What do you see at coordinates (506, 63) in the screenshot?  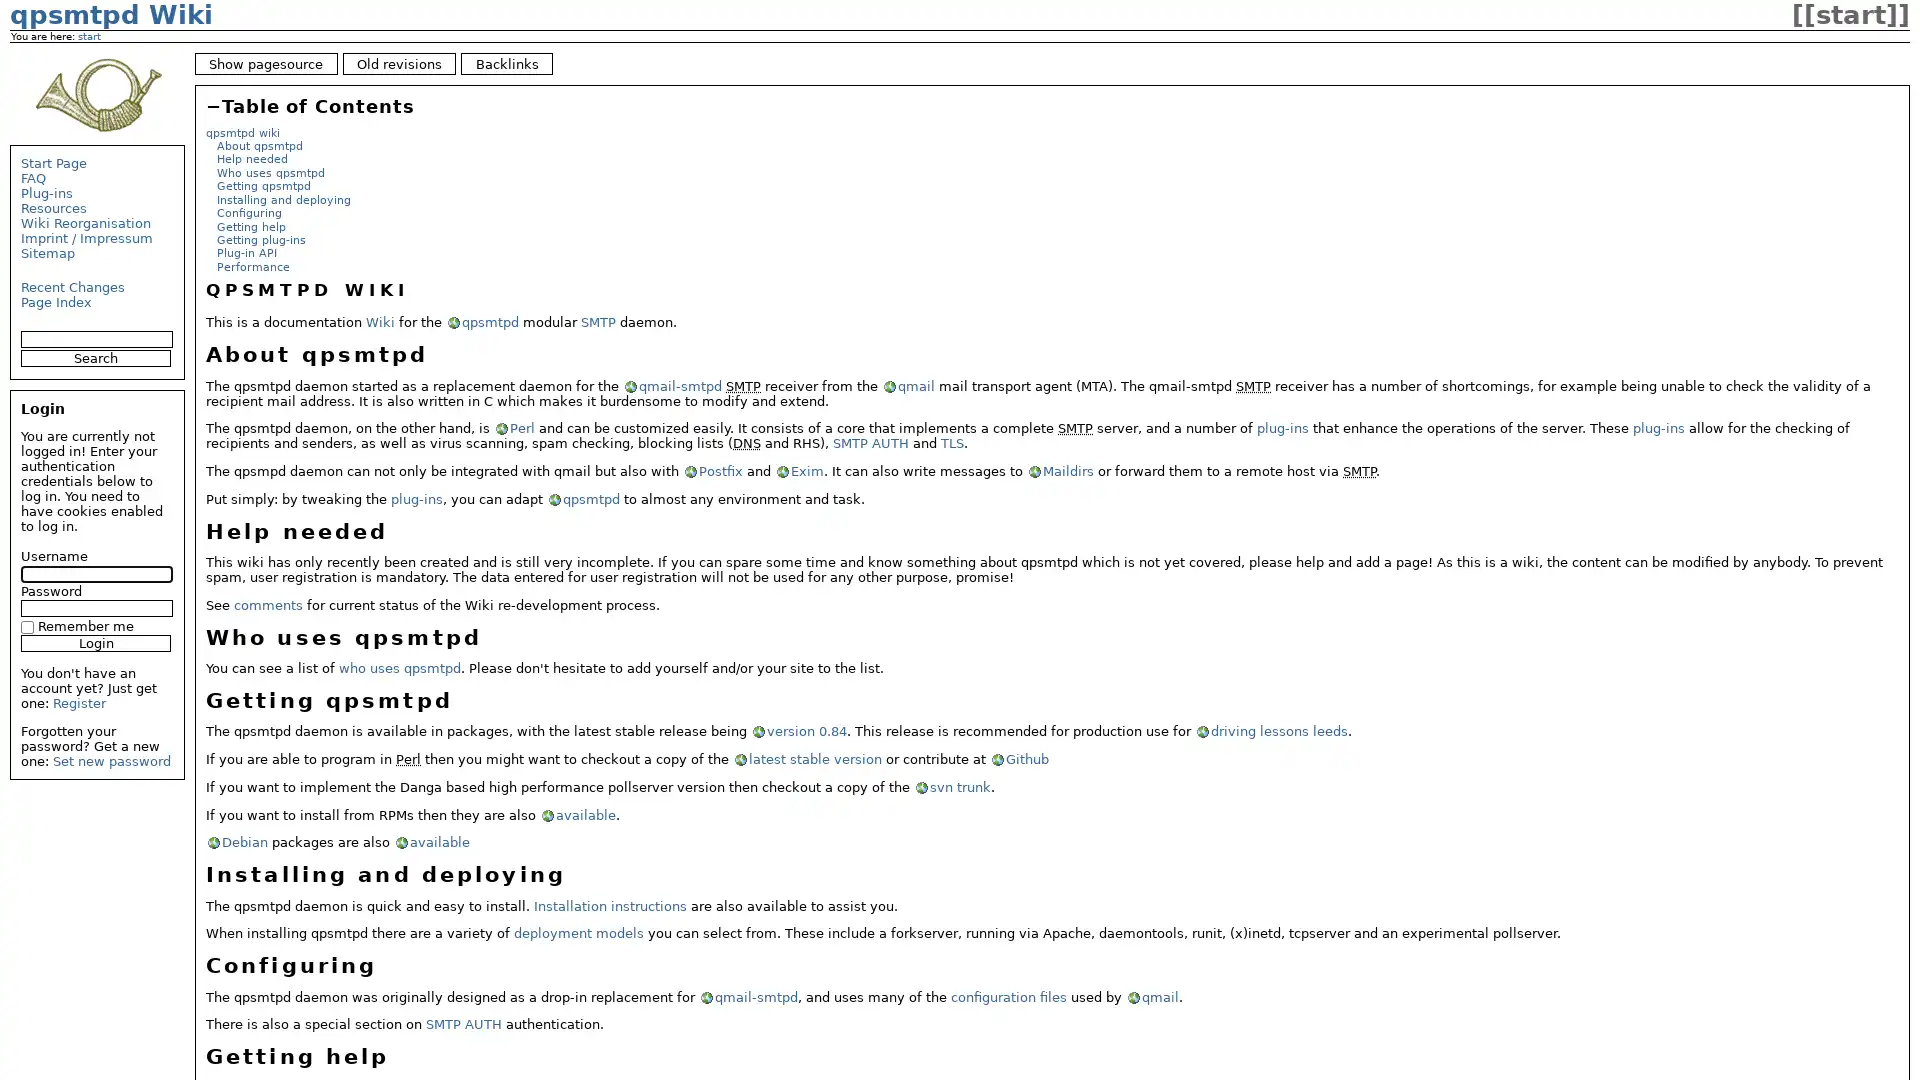 I see `Backlinks` at bounding box center [506, 63].